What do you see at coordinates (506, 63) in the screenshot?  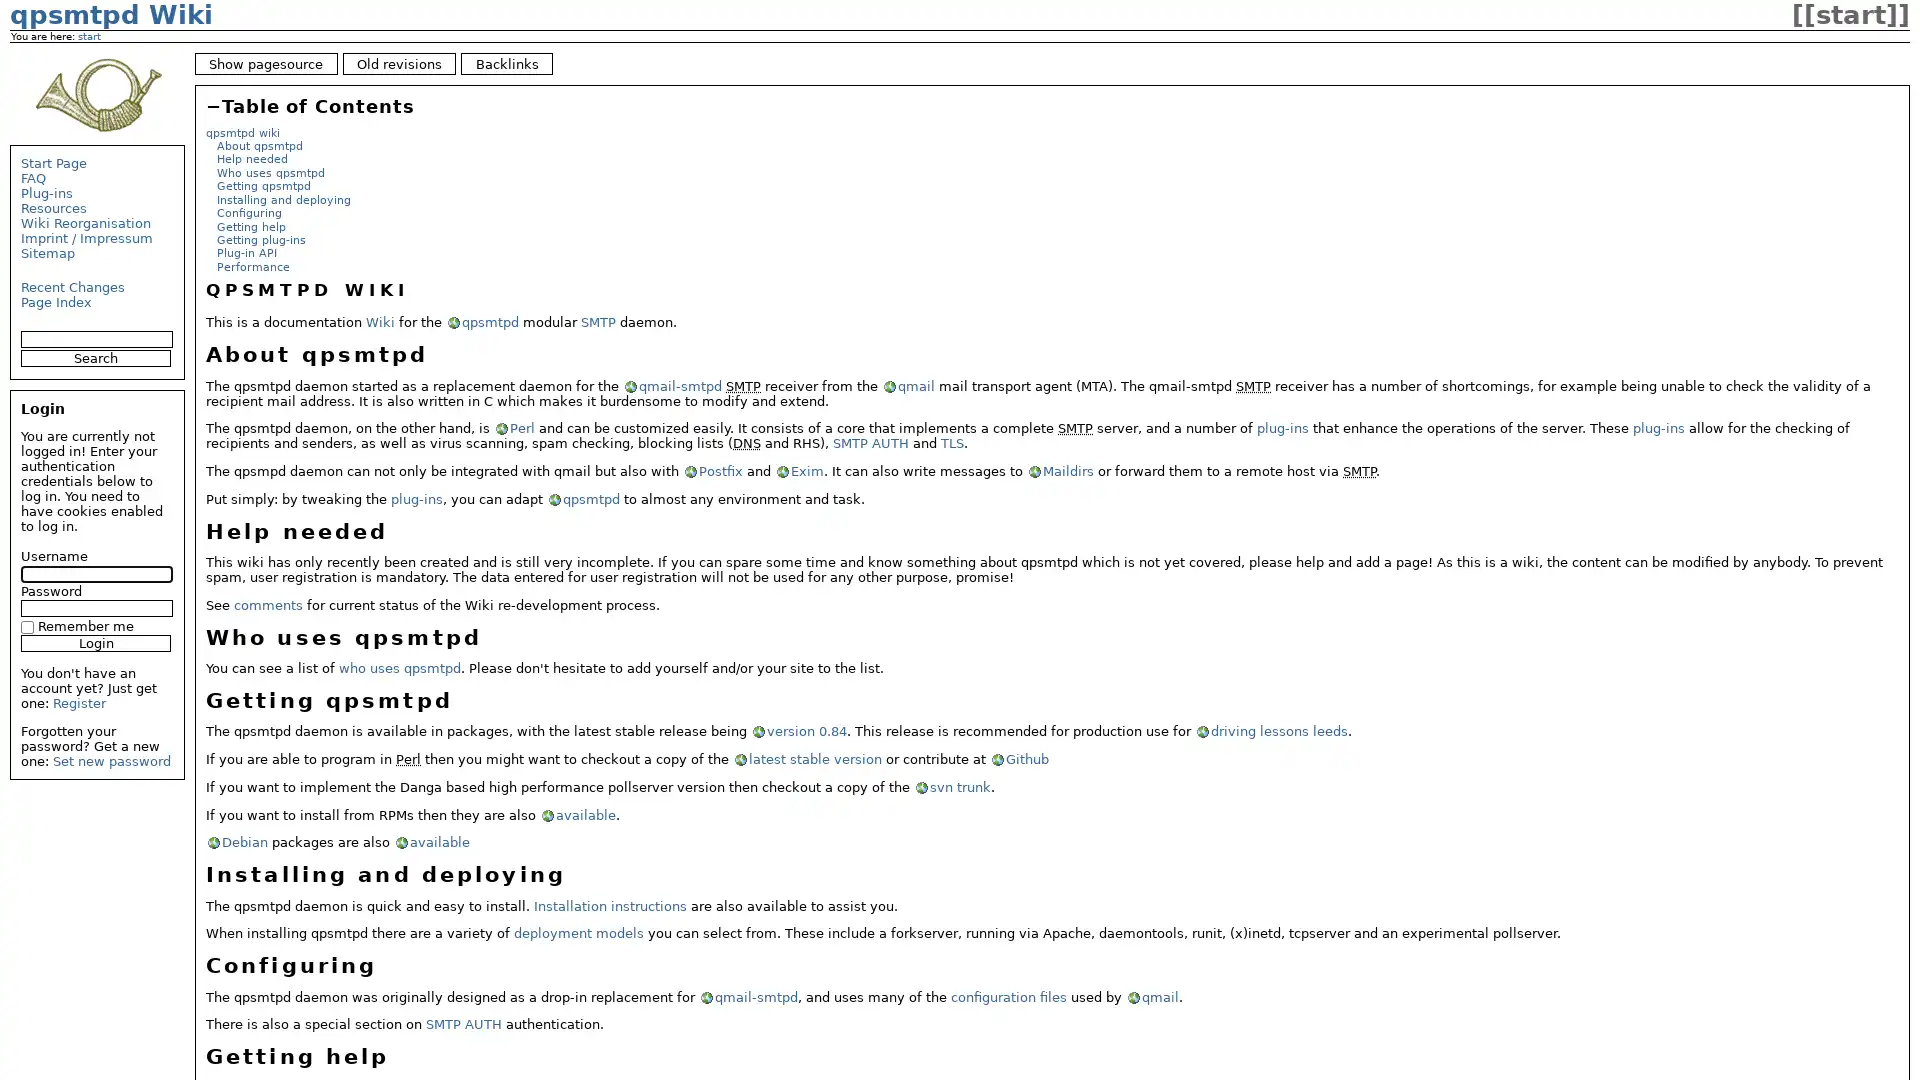 I see `Backlinks` at bounding box center [506, 63].